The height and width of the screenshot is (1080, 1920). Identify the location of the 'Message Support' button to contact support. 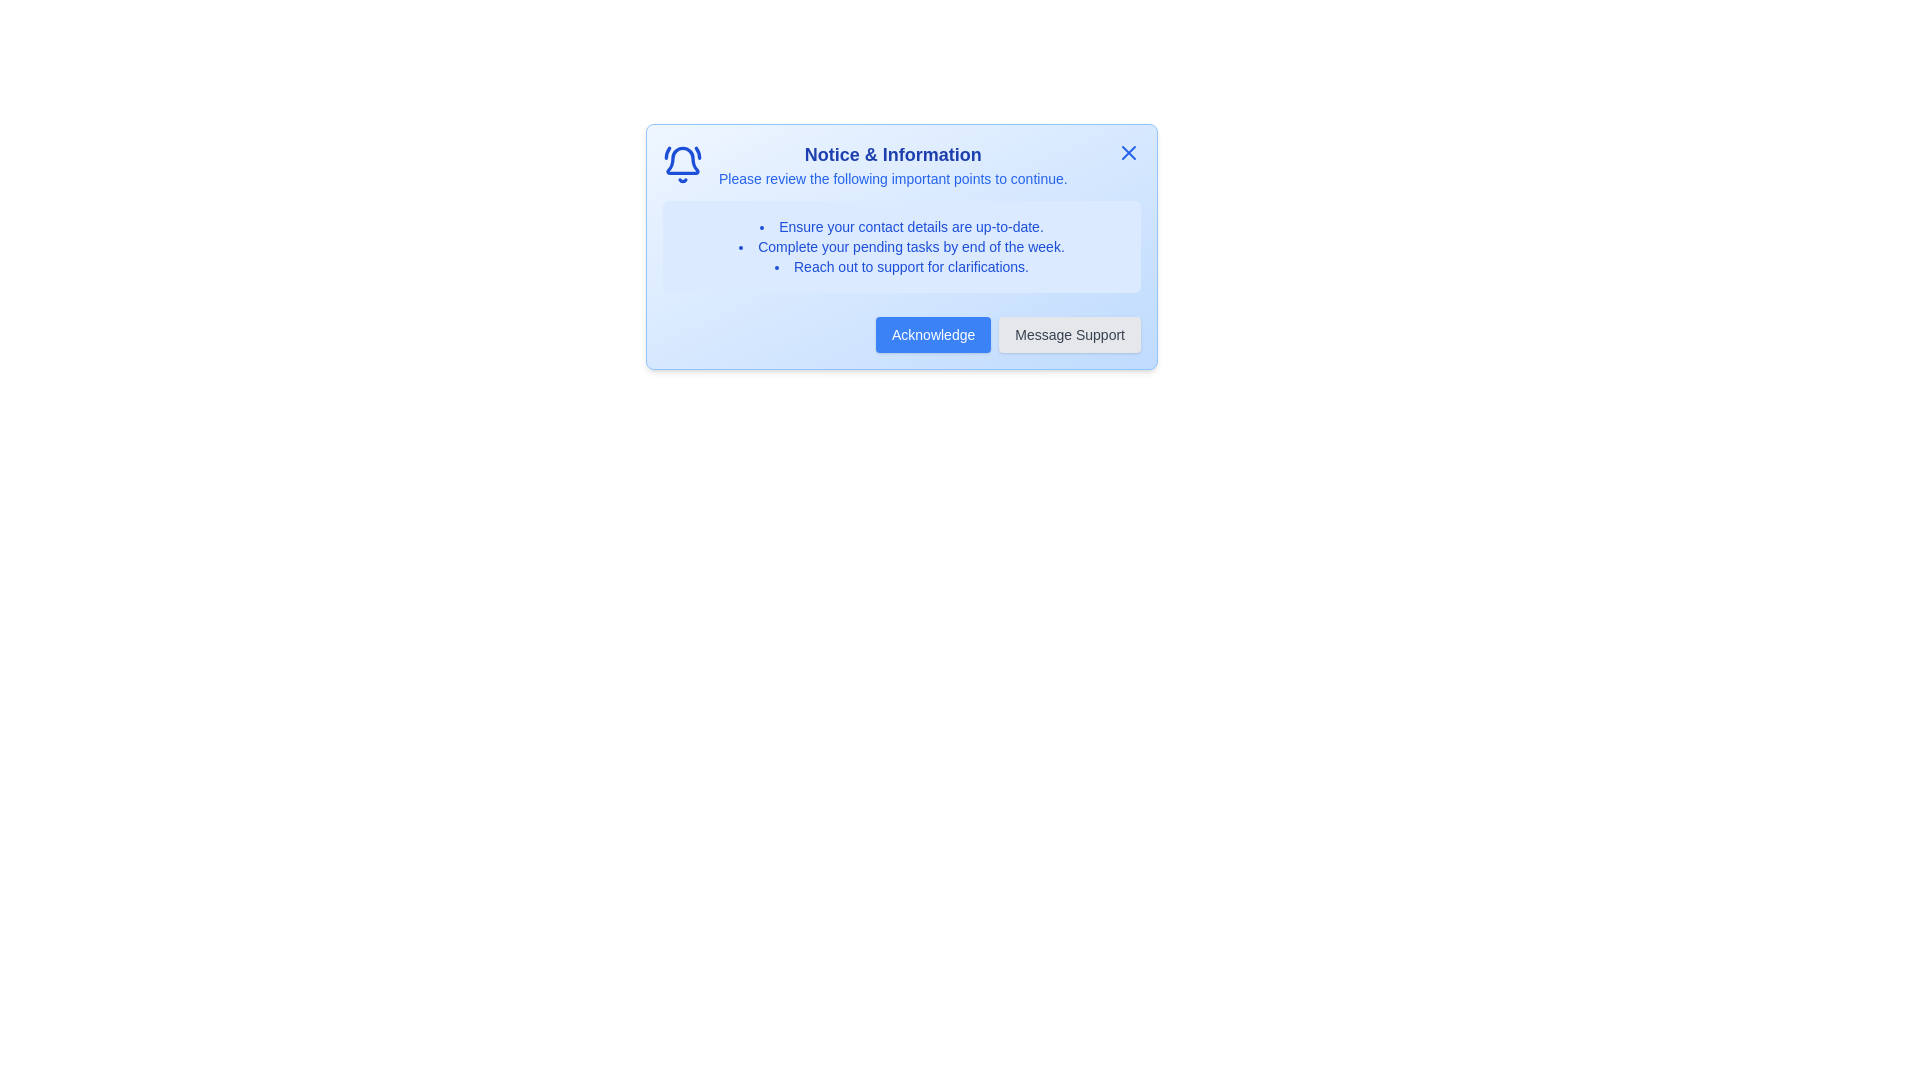
(1069, 334).